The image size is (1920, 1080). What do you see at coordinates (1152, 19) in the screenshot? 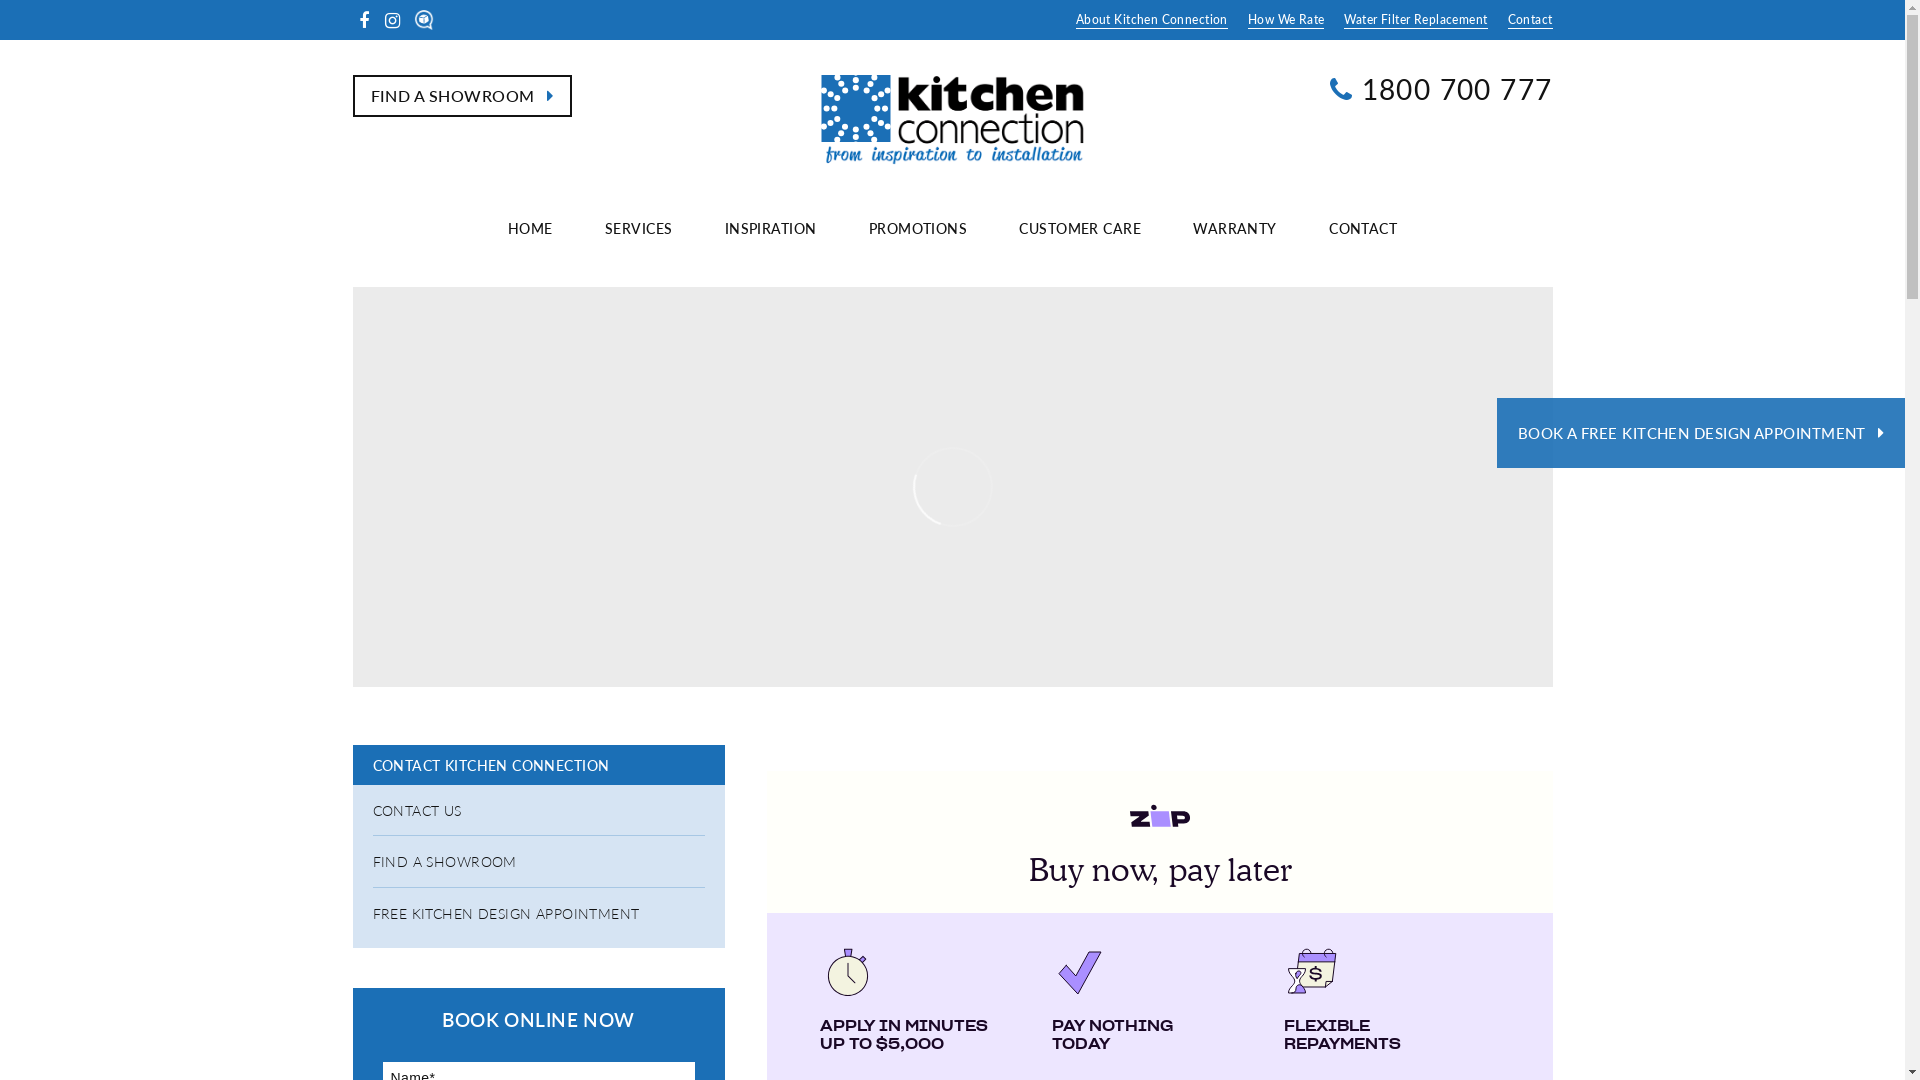
I see `'About Kitchen Connection'` at bounding box center [1152, 19].